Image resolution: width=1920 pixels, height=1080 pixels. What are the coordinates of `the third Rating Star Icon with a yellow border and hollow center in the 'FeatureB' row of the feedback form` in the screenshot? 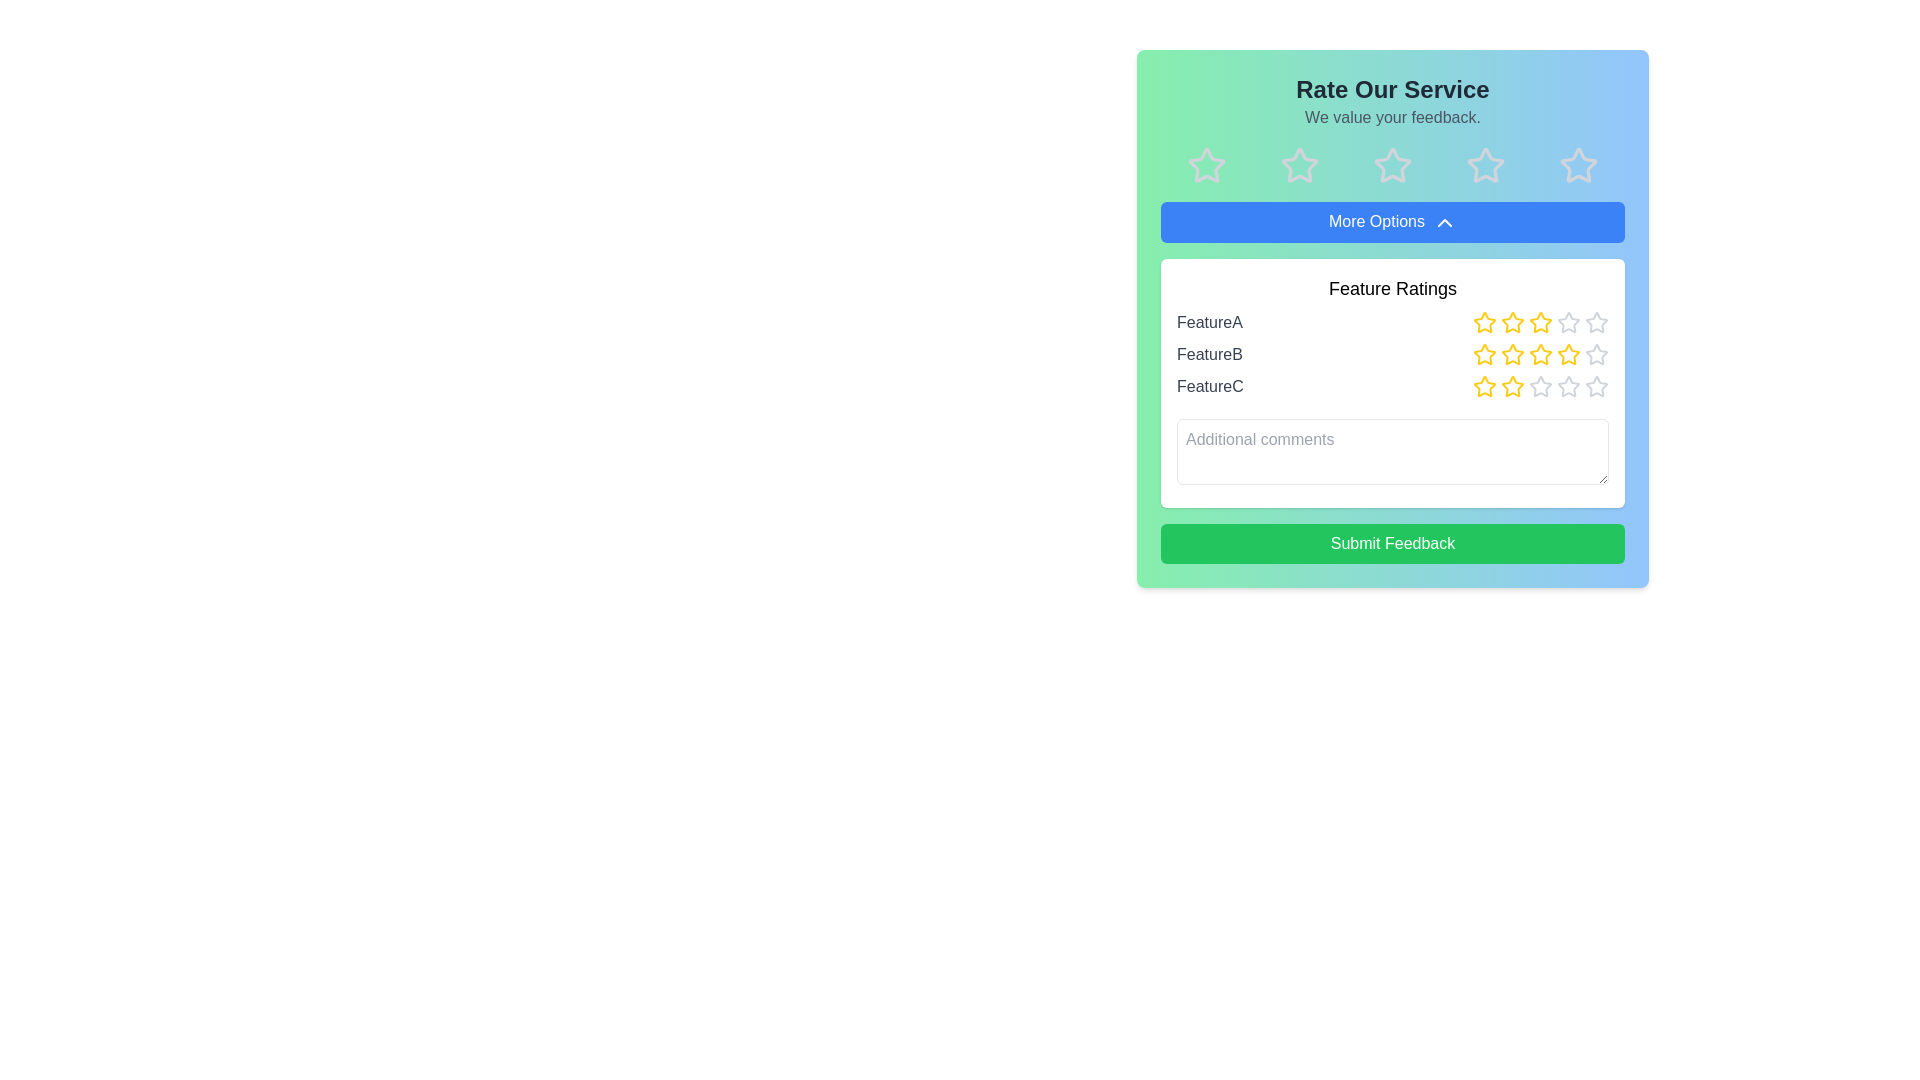 It's located at (1512, 353).